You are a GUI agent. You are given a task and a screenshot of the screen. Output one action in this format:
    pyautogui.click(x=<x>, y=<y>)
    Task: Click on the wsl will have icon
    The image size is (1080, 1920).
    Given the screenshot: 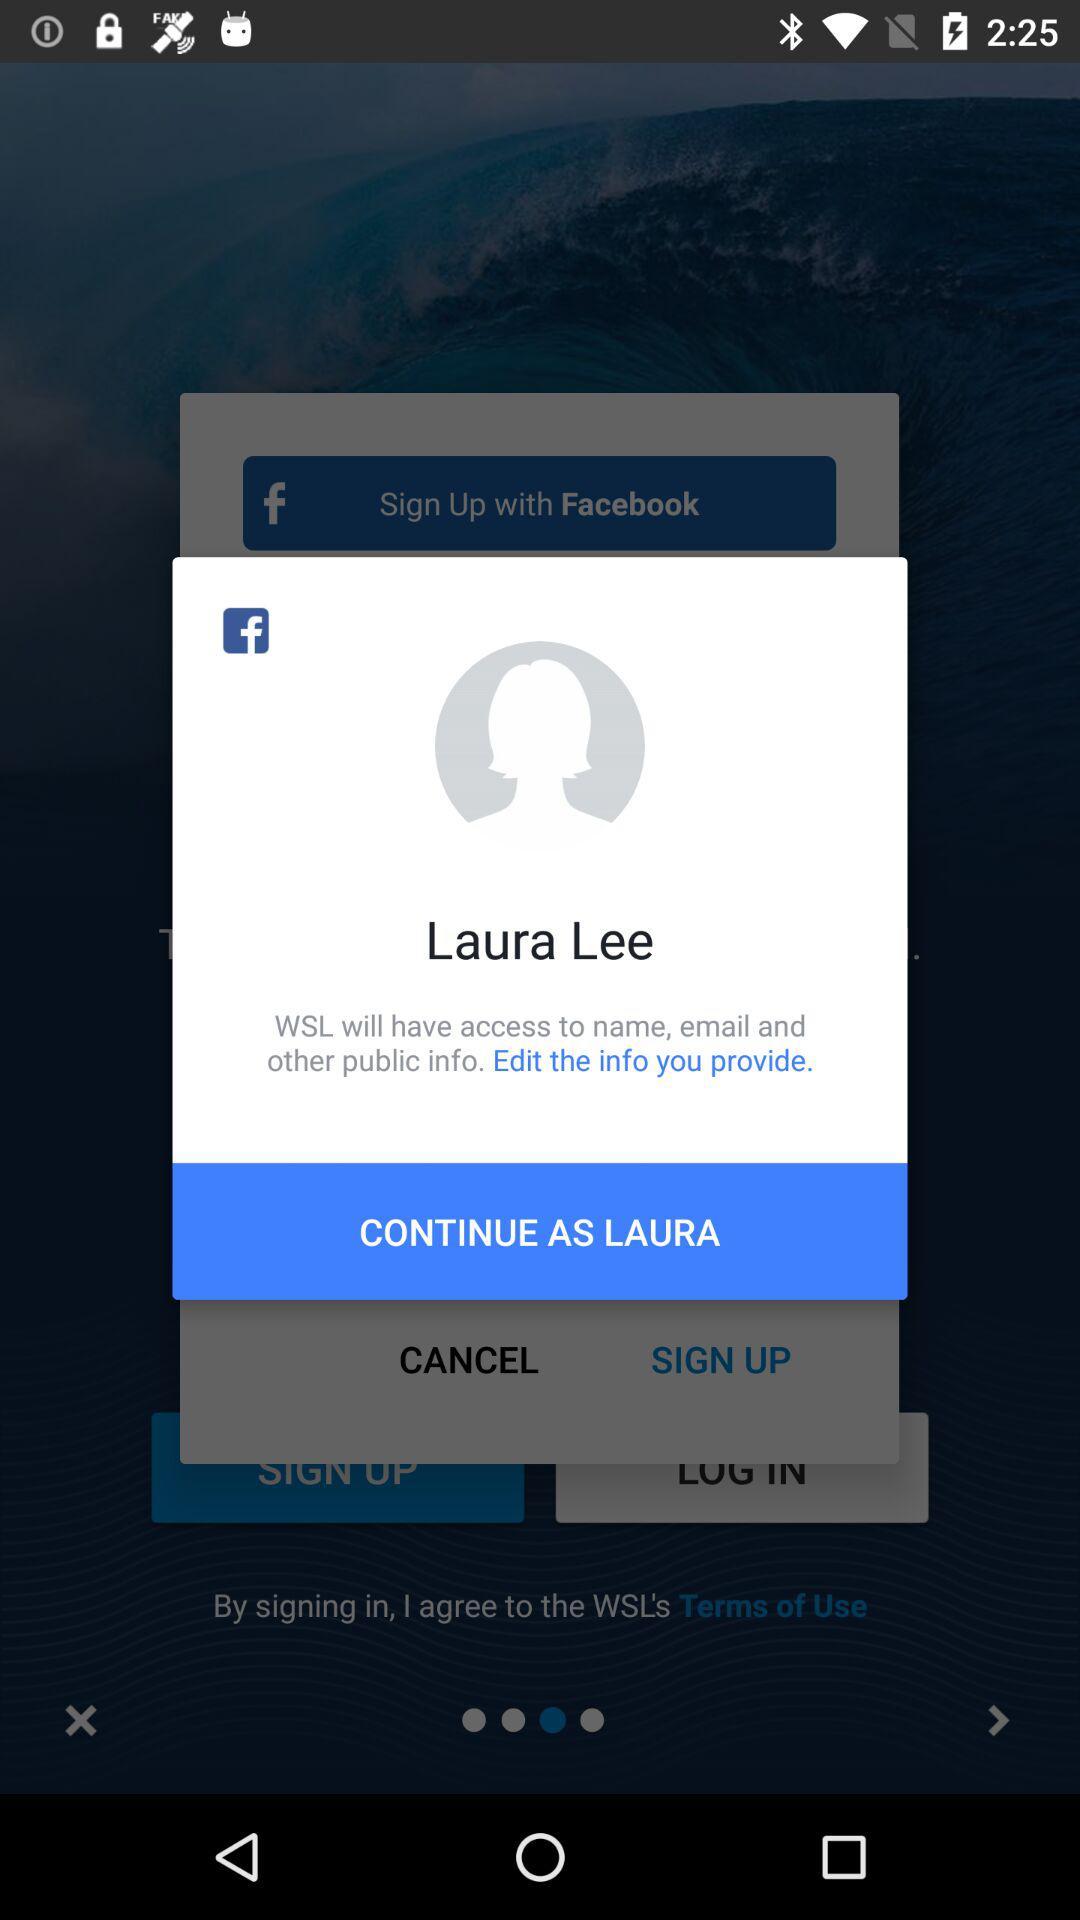 What is the action you would take?
    pyautogui.click(x=540, y=1041)
    